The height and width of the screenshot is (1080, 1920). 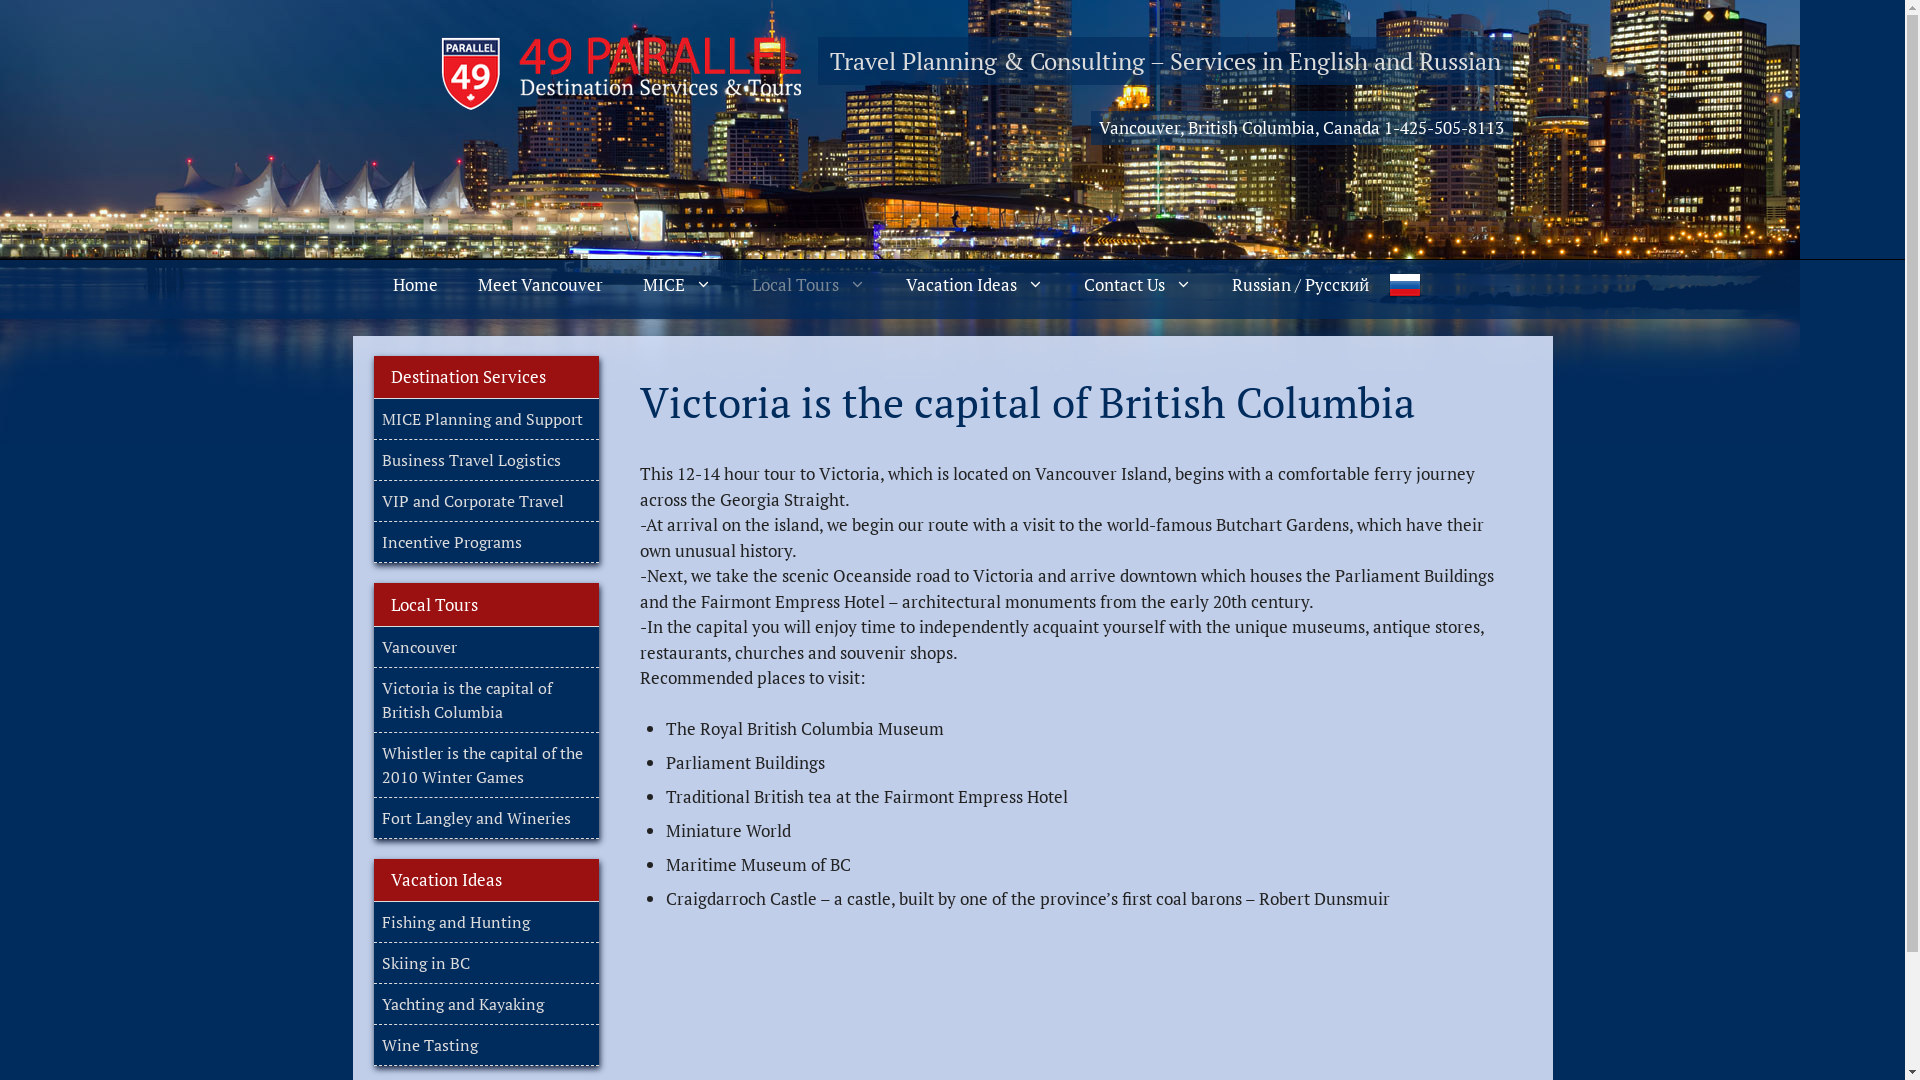 What do you see at coordinates (450, 542) in the screenshot?
I see `'Incentive Programs'` at bounding box center [450, 542].